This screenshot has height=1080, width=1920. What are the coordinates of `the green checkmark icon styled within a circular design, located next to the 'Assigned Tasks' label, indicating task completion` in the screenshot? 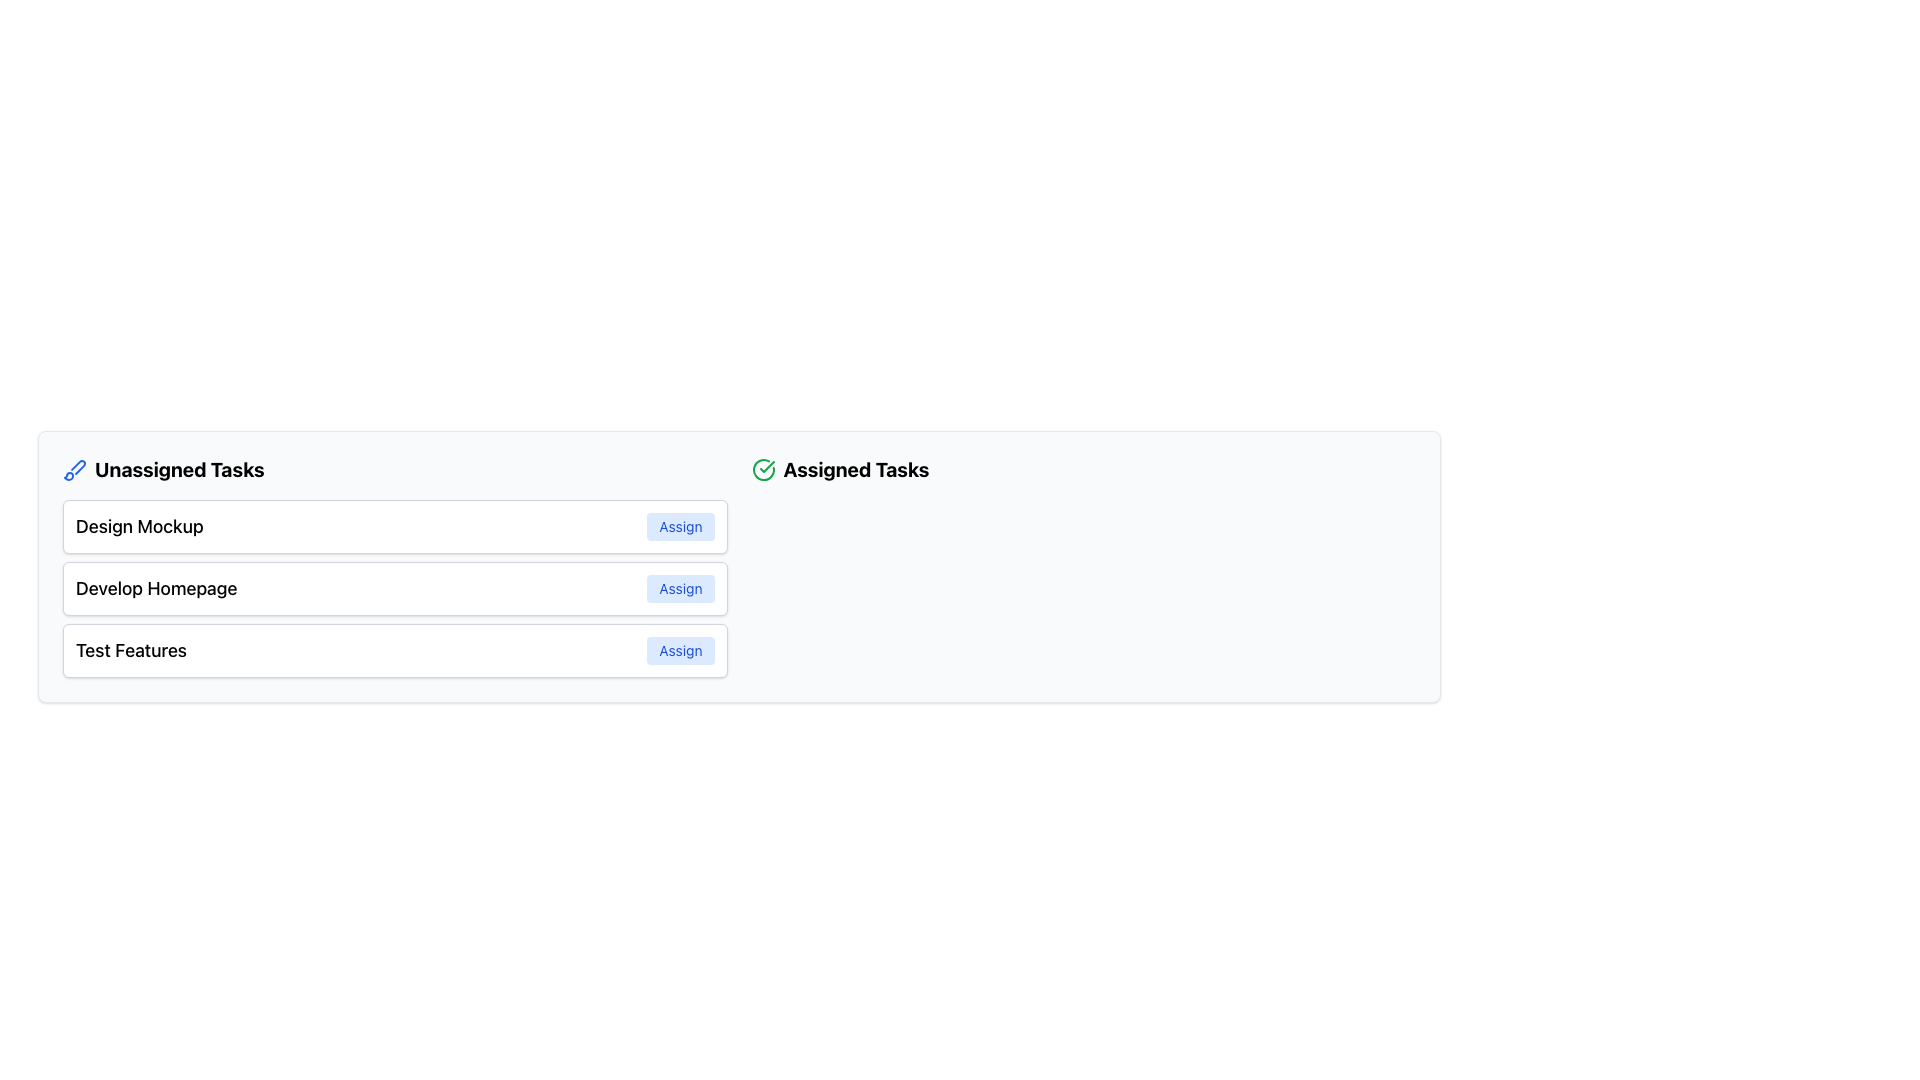 It's located at (766, 466).